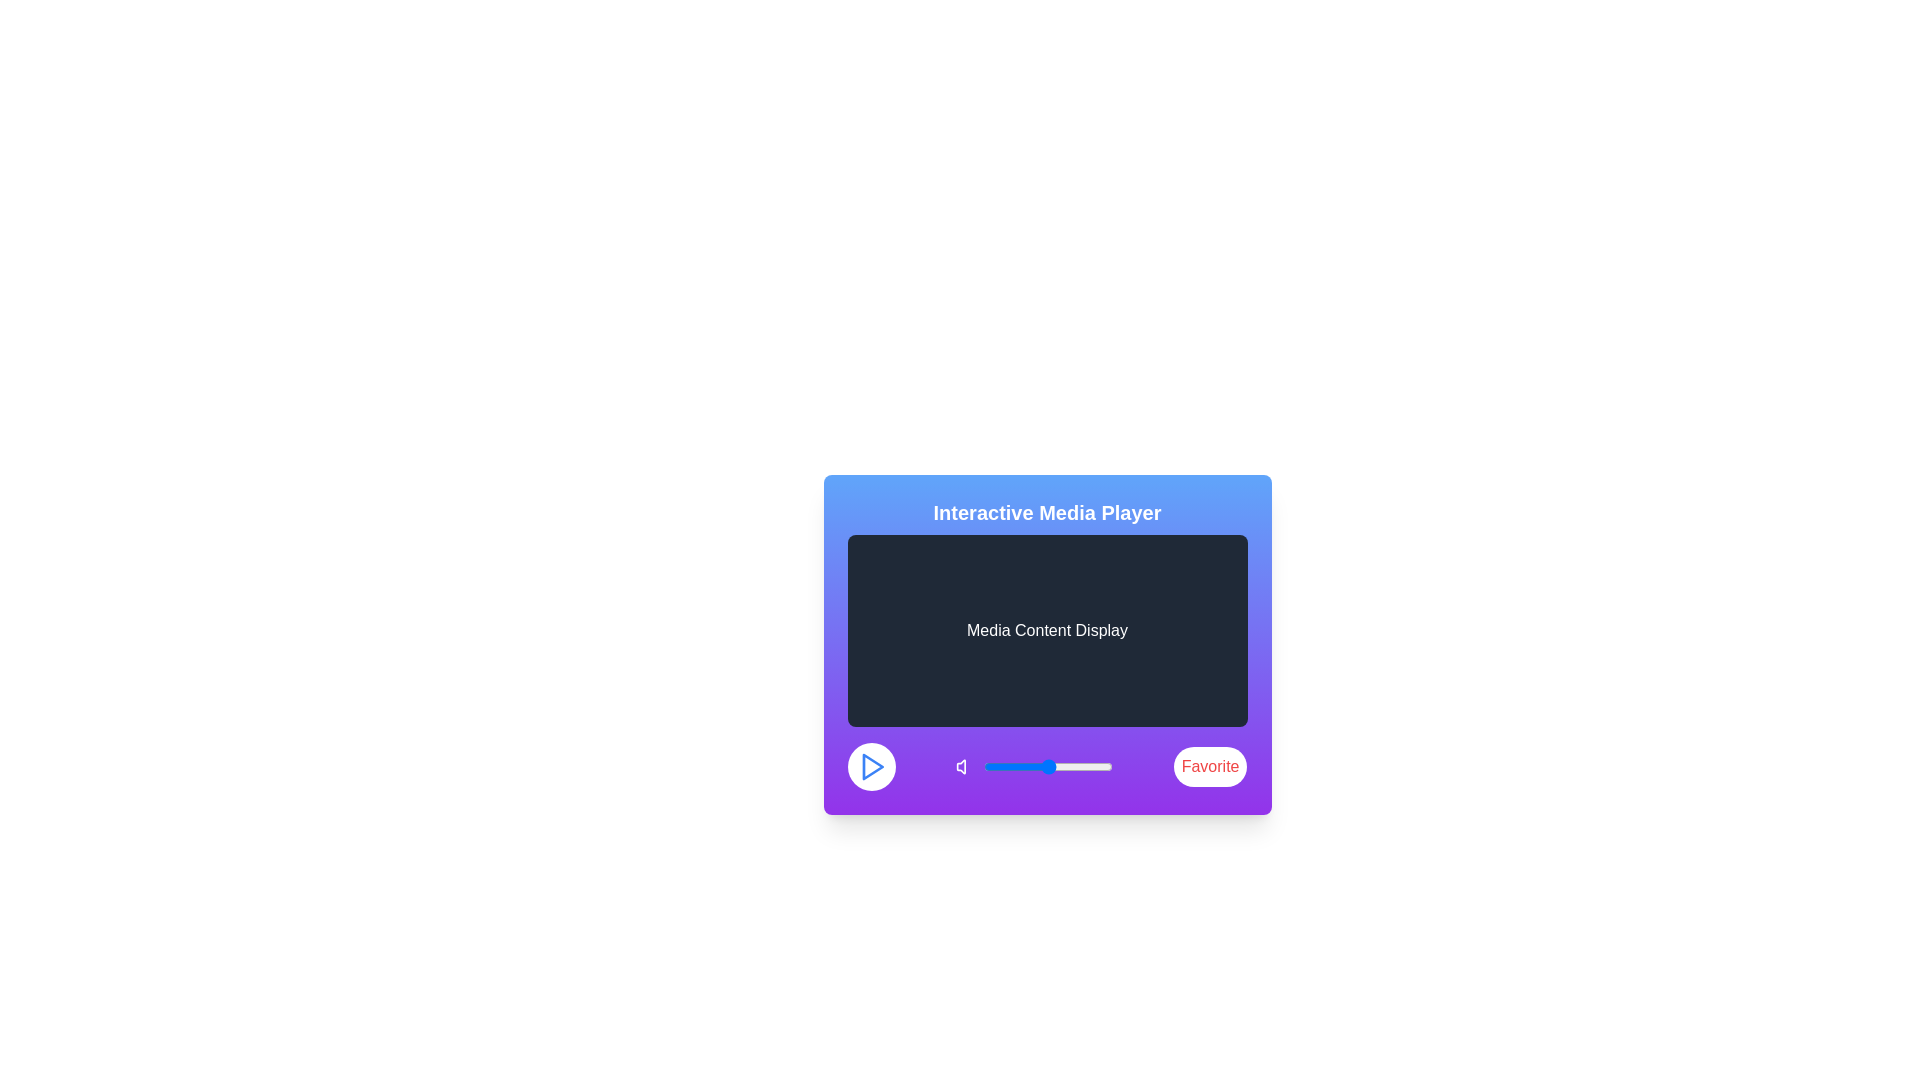 Image resolution: width=1920 pixels, height=1080 pixels. I want to click on the Play Button located inside a white circular button at the bottom left corner of the interactive media player interface to initiate media playback, so click(872, 766).